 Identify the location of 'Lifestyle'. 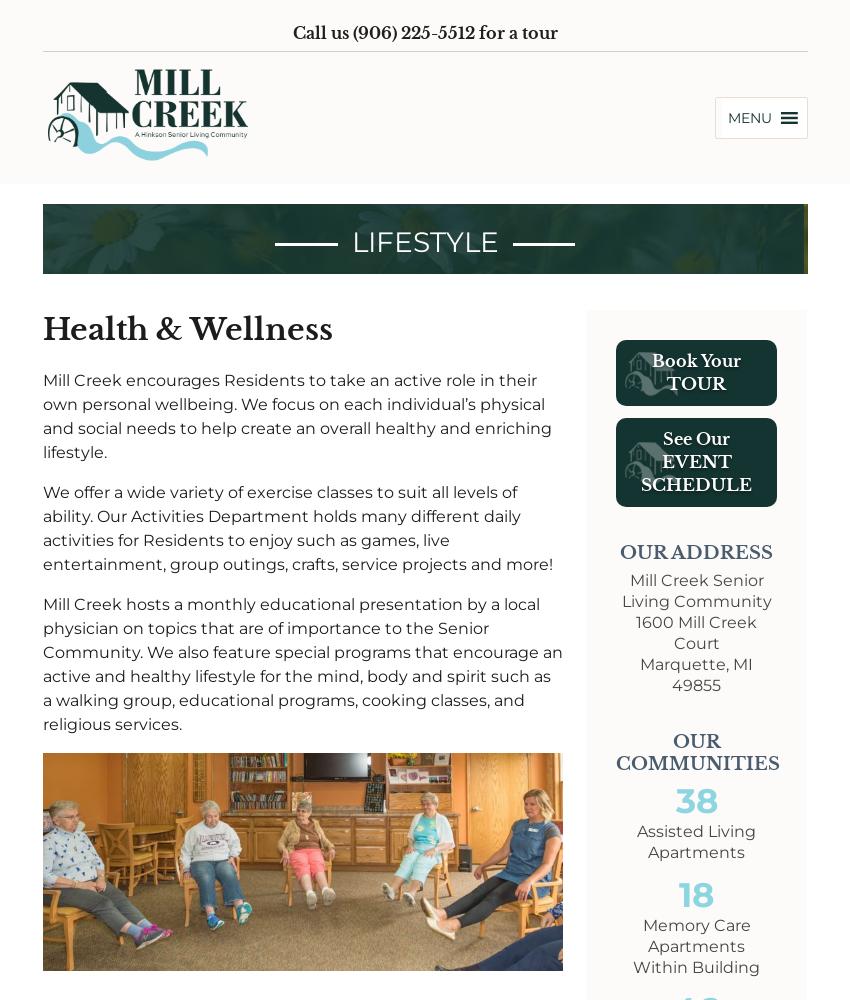
(424, 241).